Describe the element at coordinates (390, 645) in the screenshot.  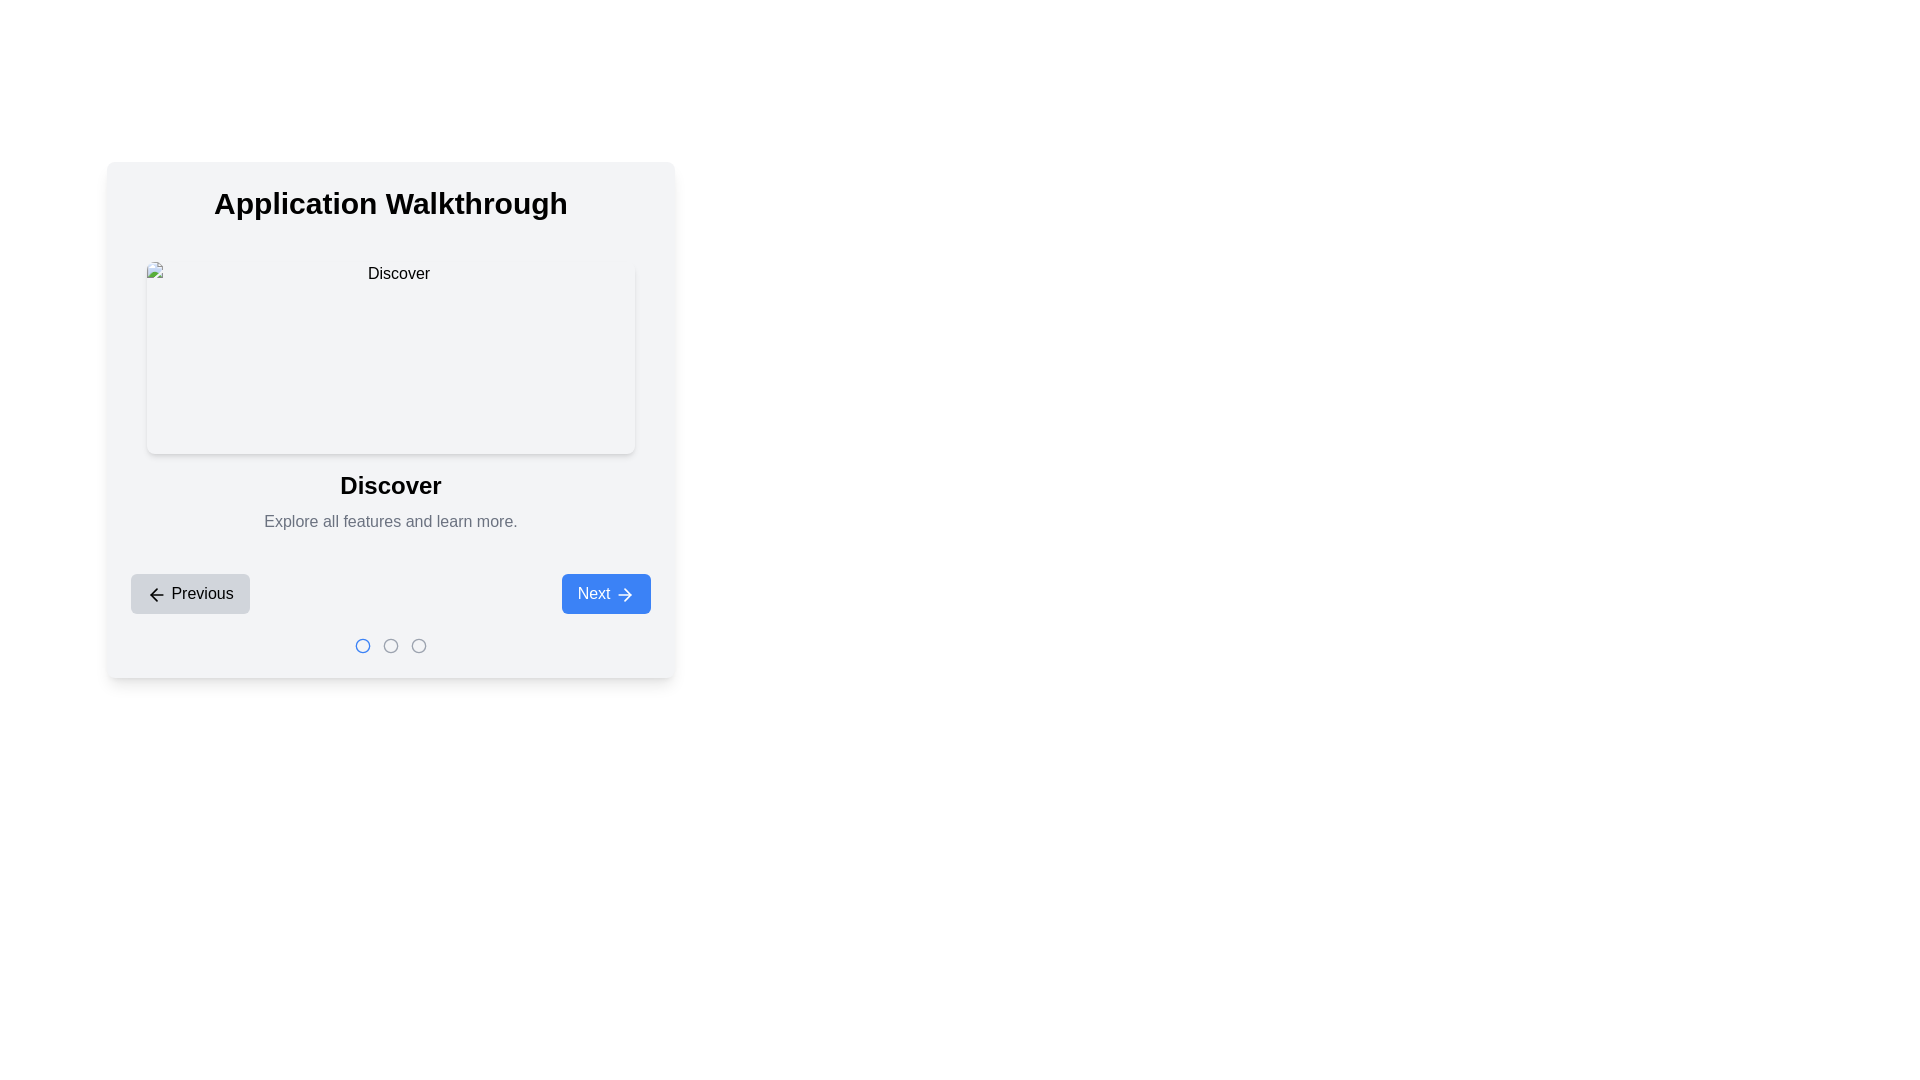
I see `the second circular Indicator icon located at the bottom center of the interface, which represents the second position in a sequence` at that location.